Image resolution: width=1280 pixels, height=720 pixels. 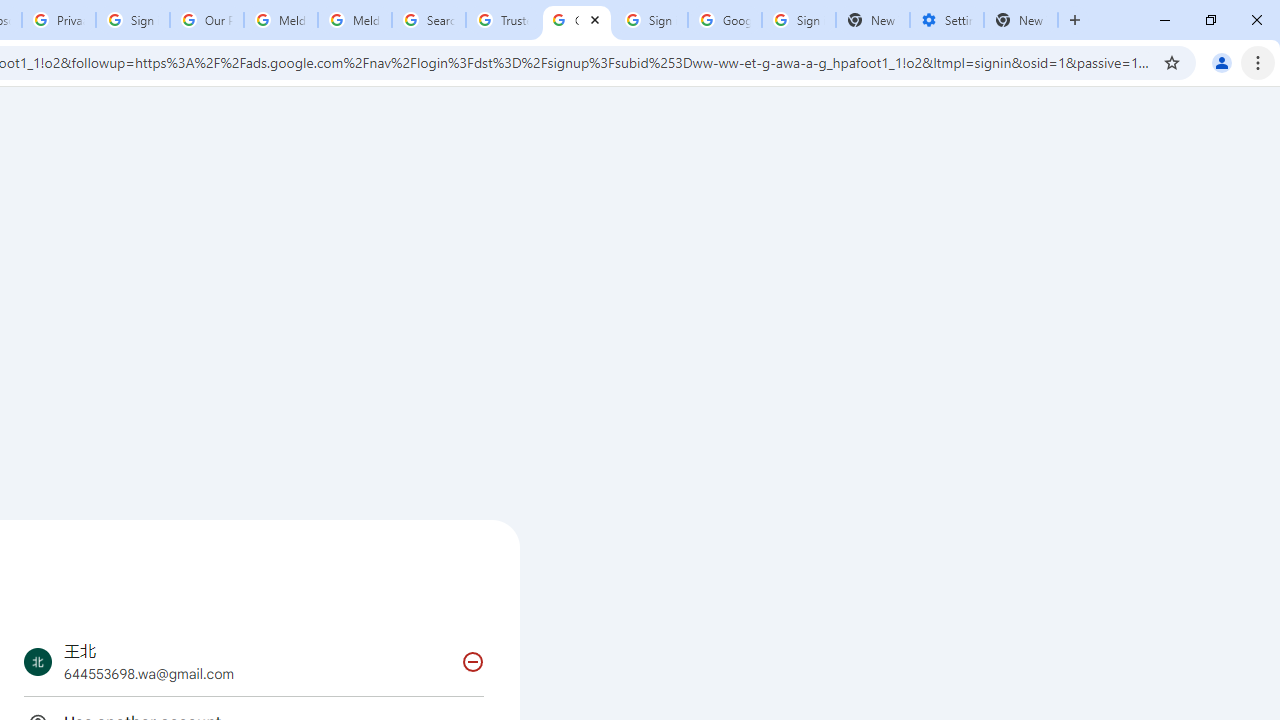 What do you see at coordinates (723, 20) in the screenshot?
I see `'Google Cybersecurity Innovations - Google Safety Center'` at bounding box center [723, 20].